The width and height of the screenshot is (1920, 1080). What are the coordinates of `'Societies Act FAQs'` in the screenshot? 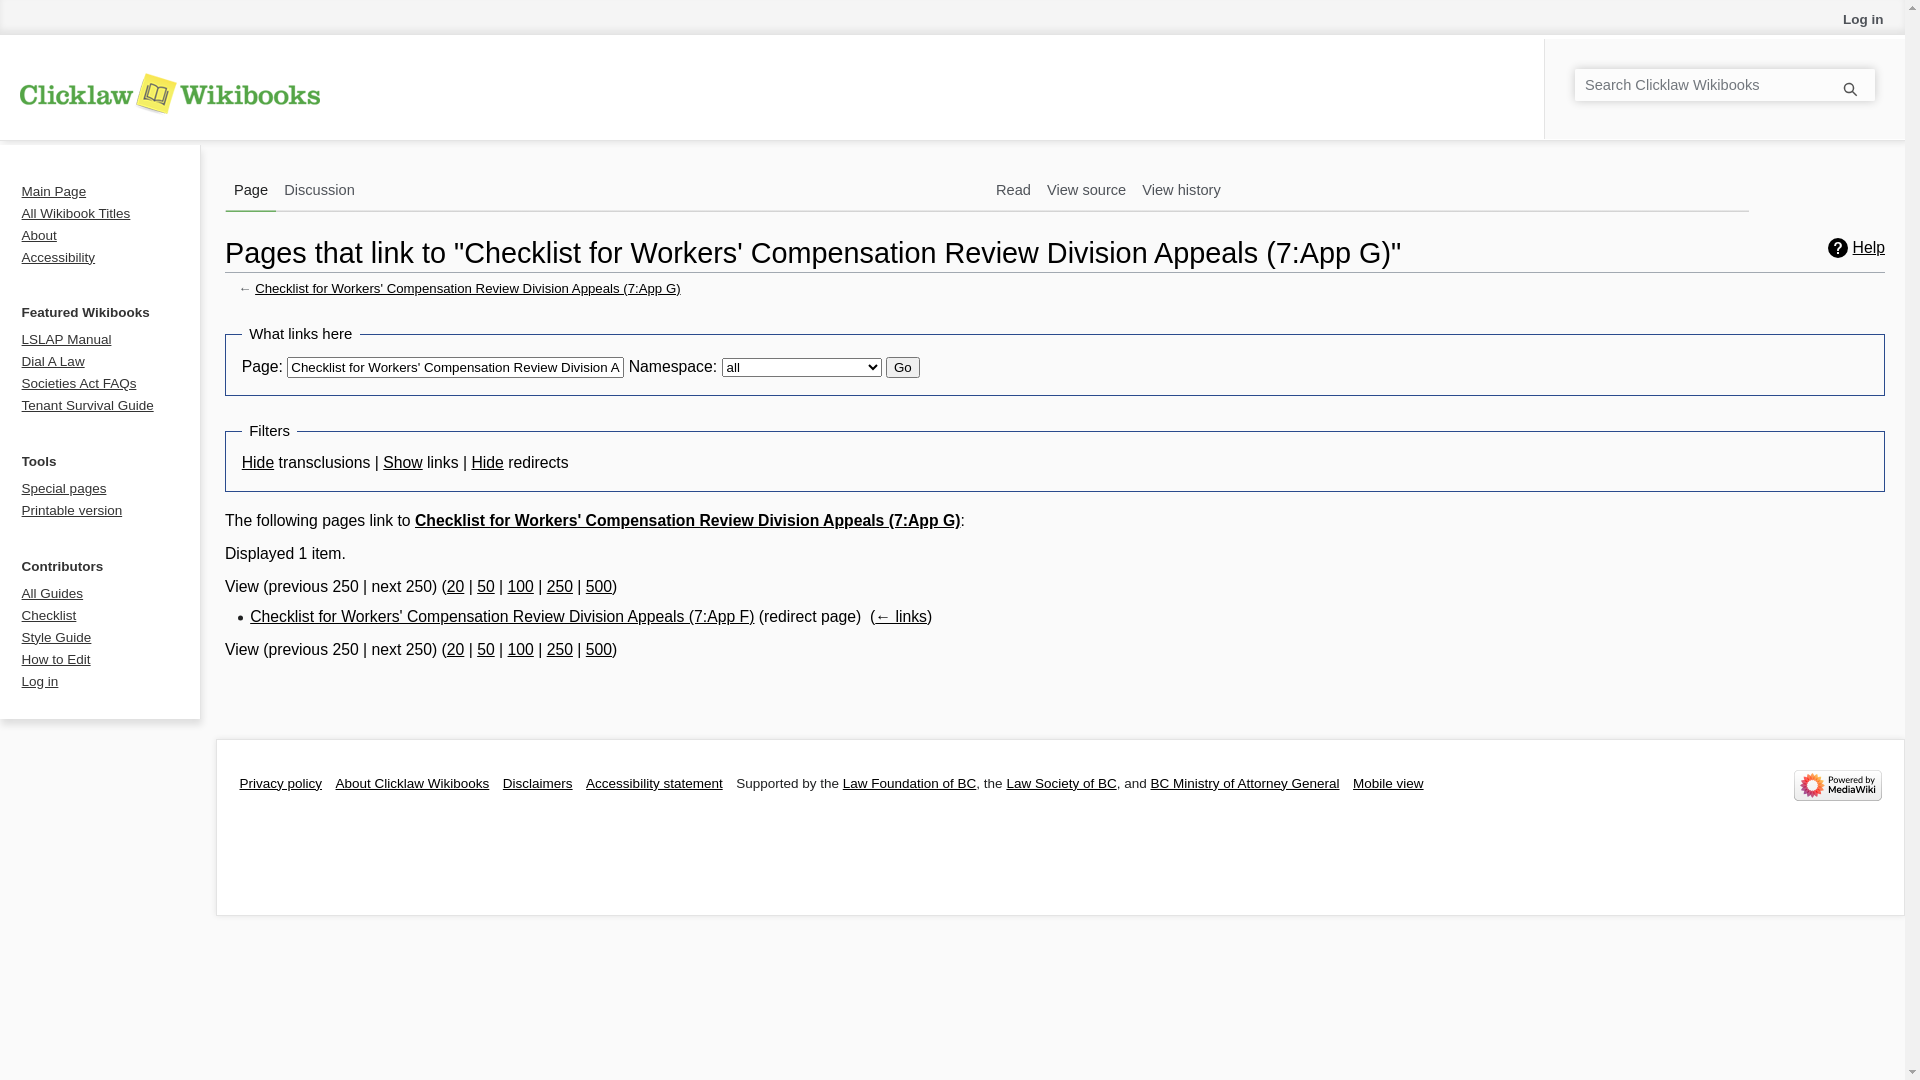 It's located at (79, 383).